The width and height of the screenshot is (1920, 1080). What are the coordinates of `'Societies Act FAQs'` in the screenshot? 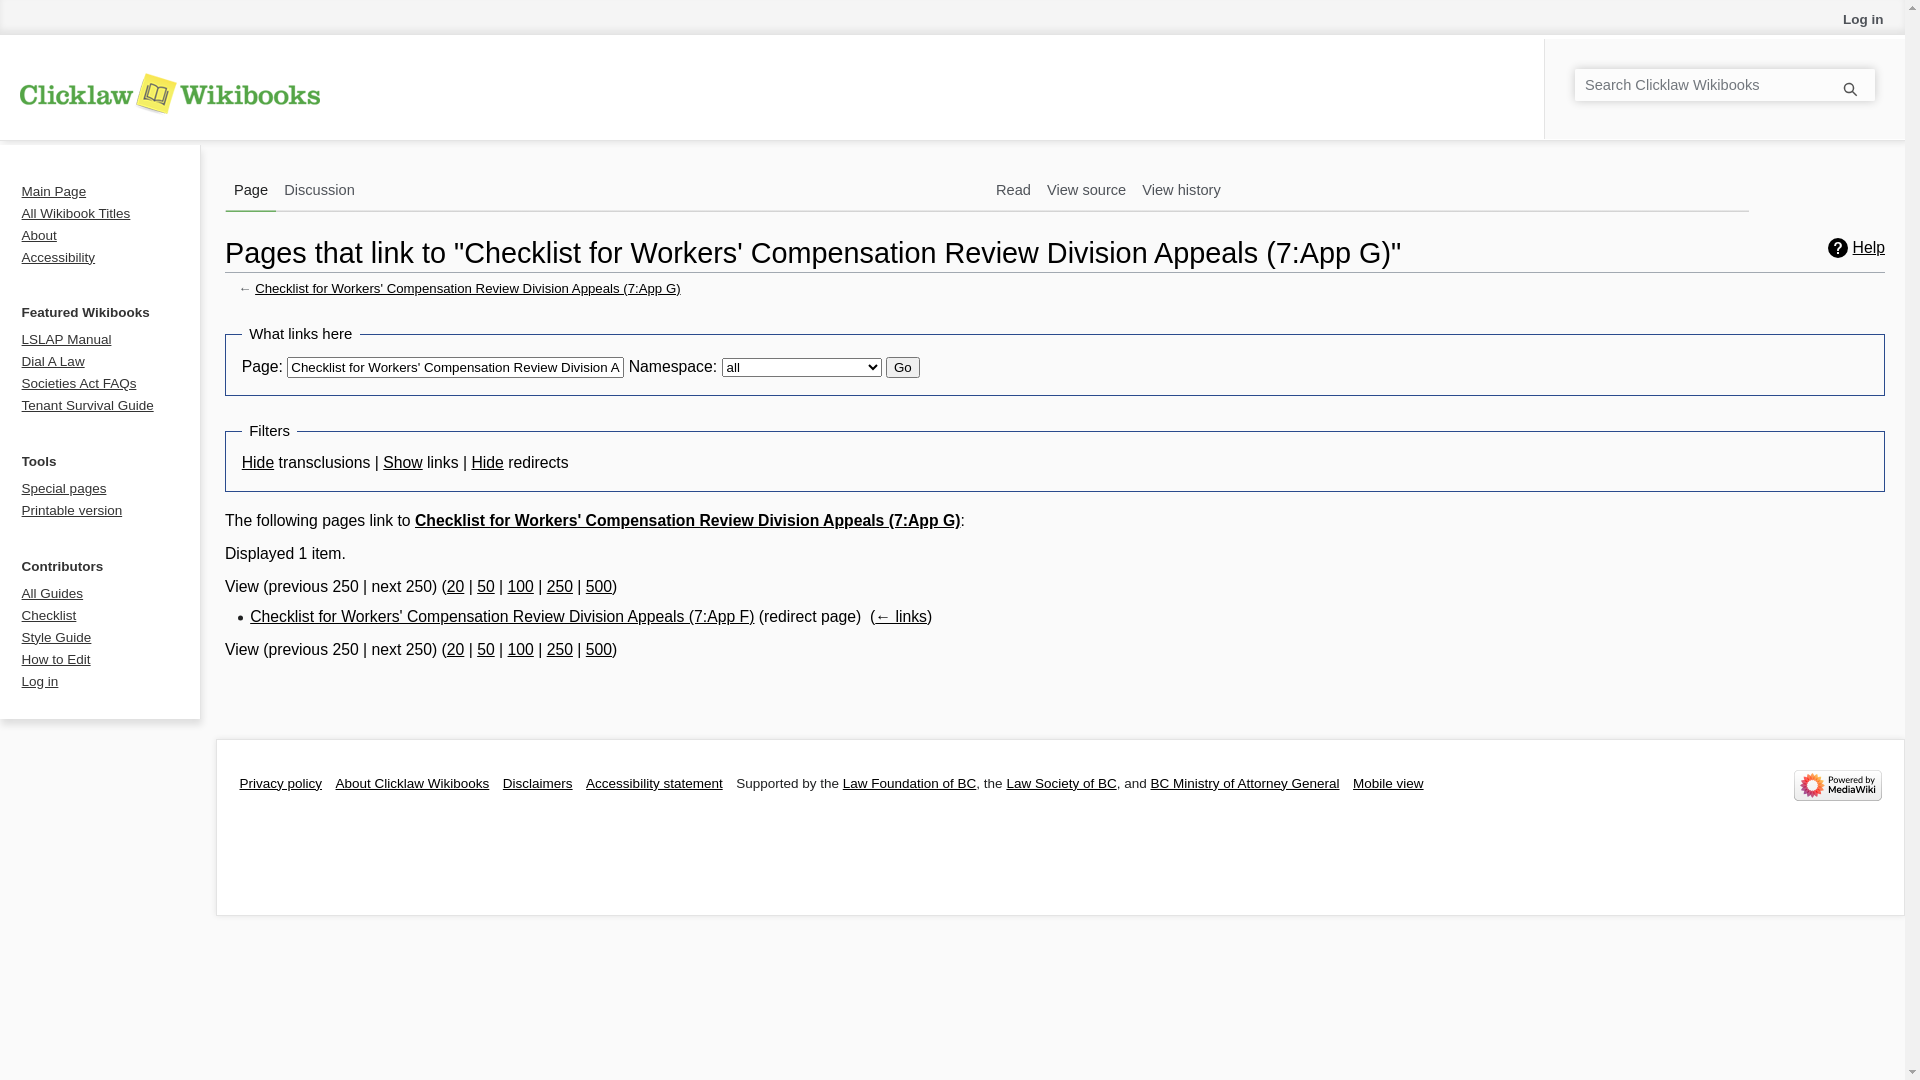 It's located at (79, 383).